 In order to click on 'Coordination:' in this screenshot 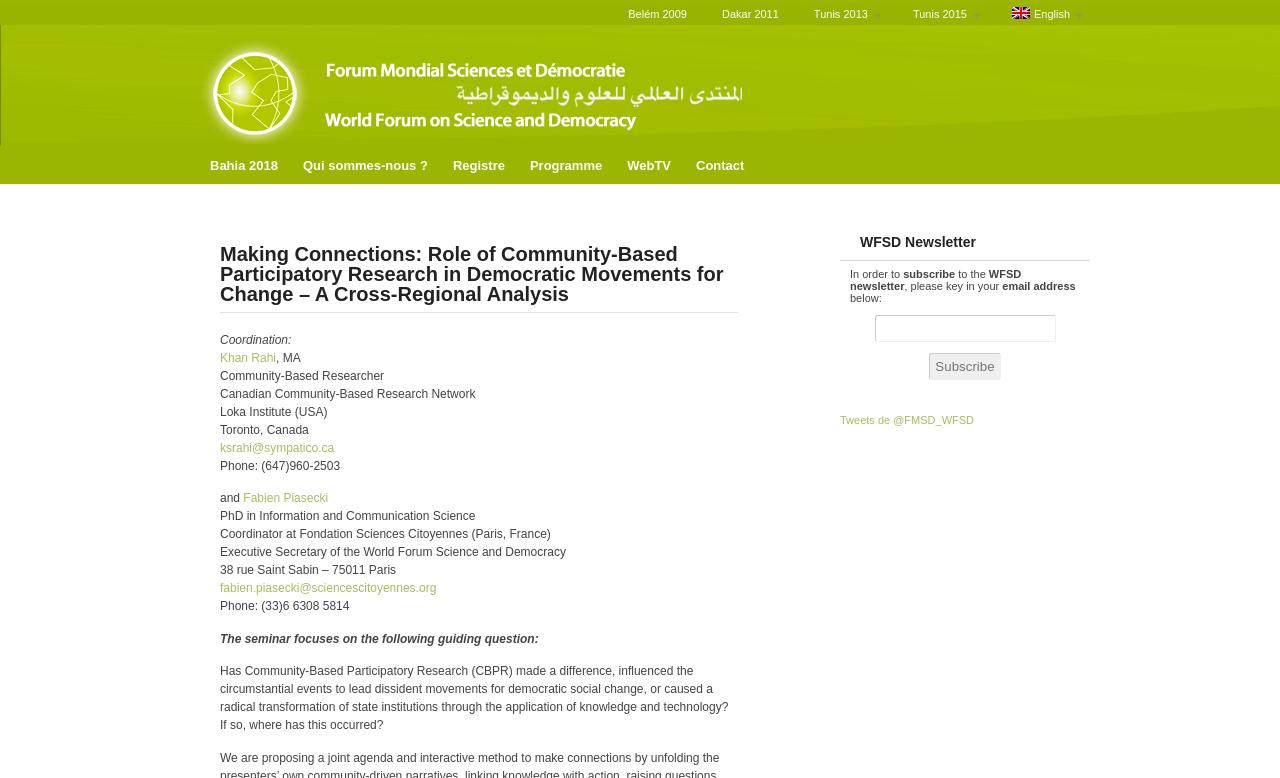, I will do `click(254, 338)`.